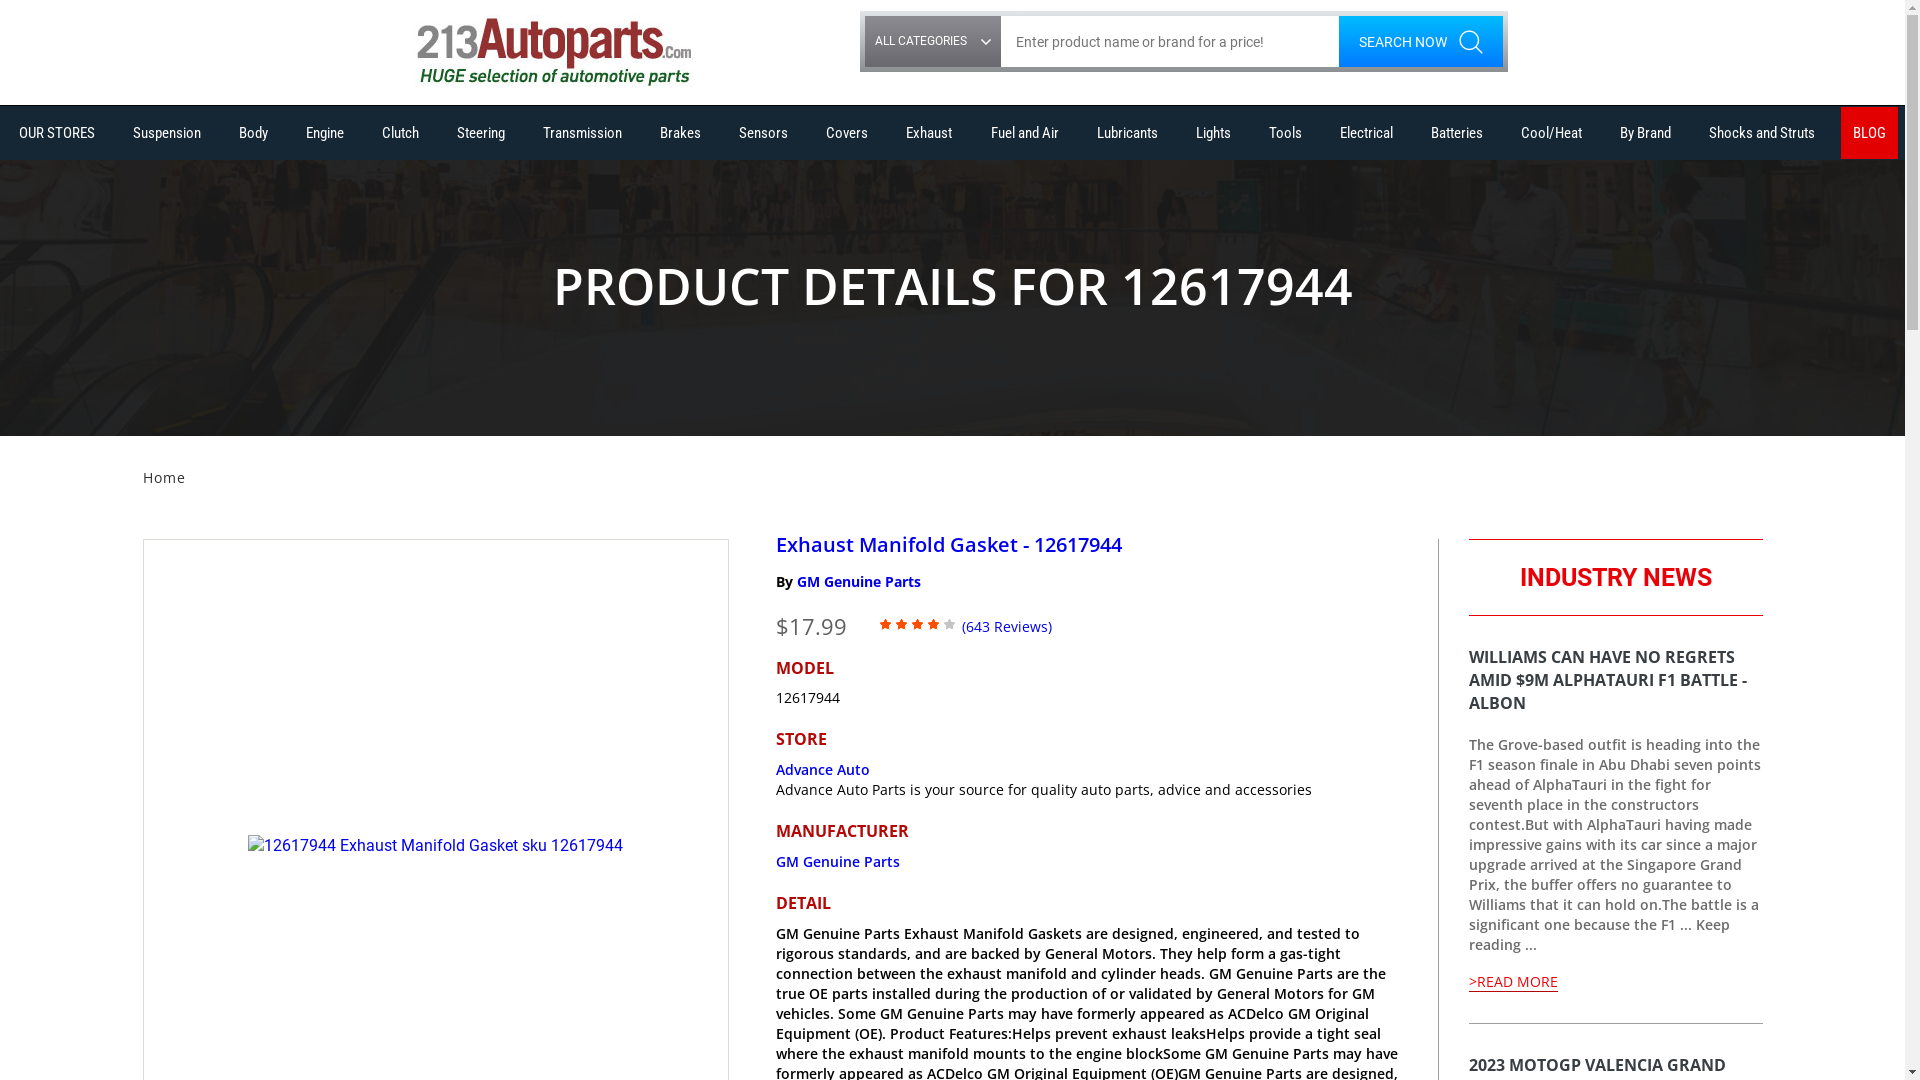 This screenshot has height=1080, width=1920. What do you see at coordinates (163, 477) in the screenshot?
I see `'Home'` at bounding box center [163, 477].